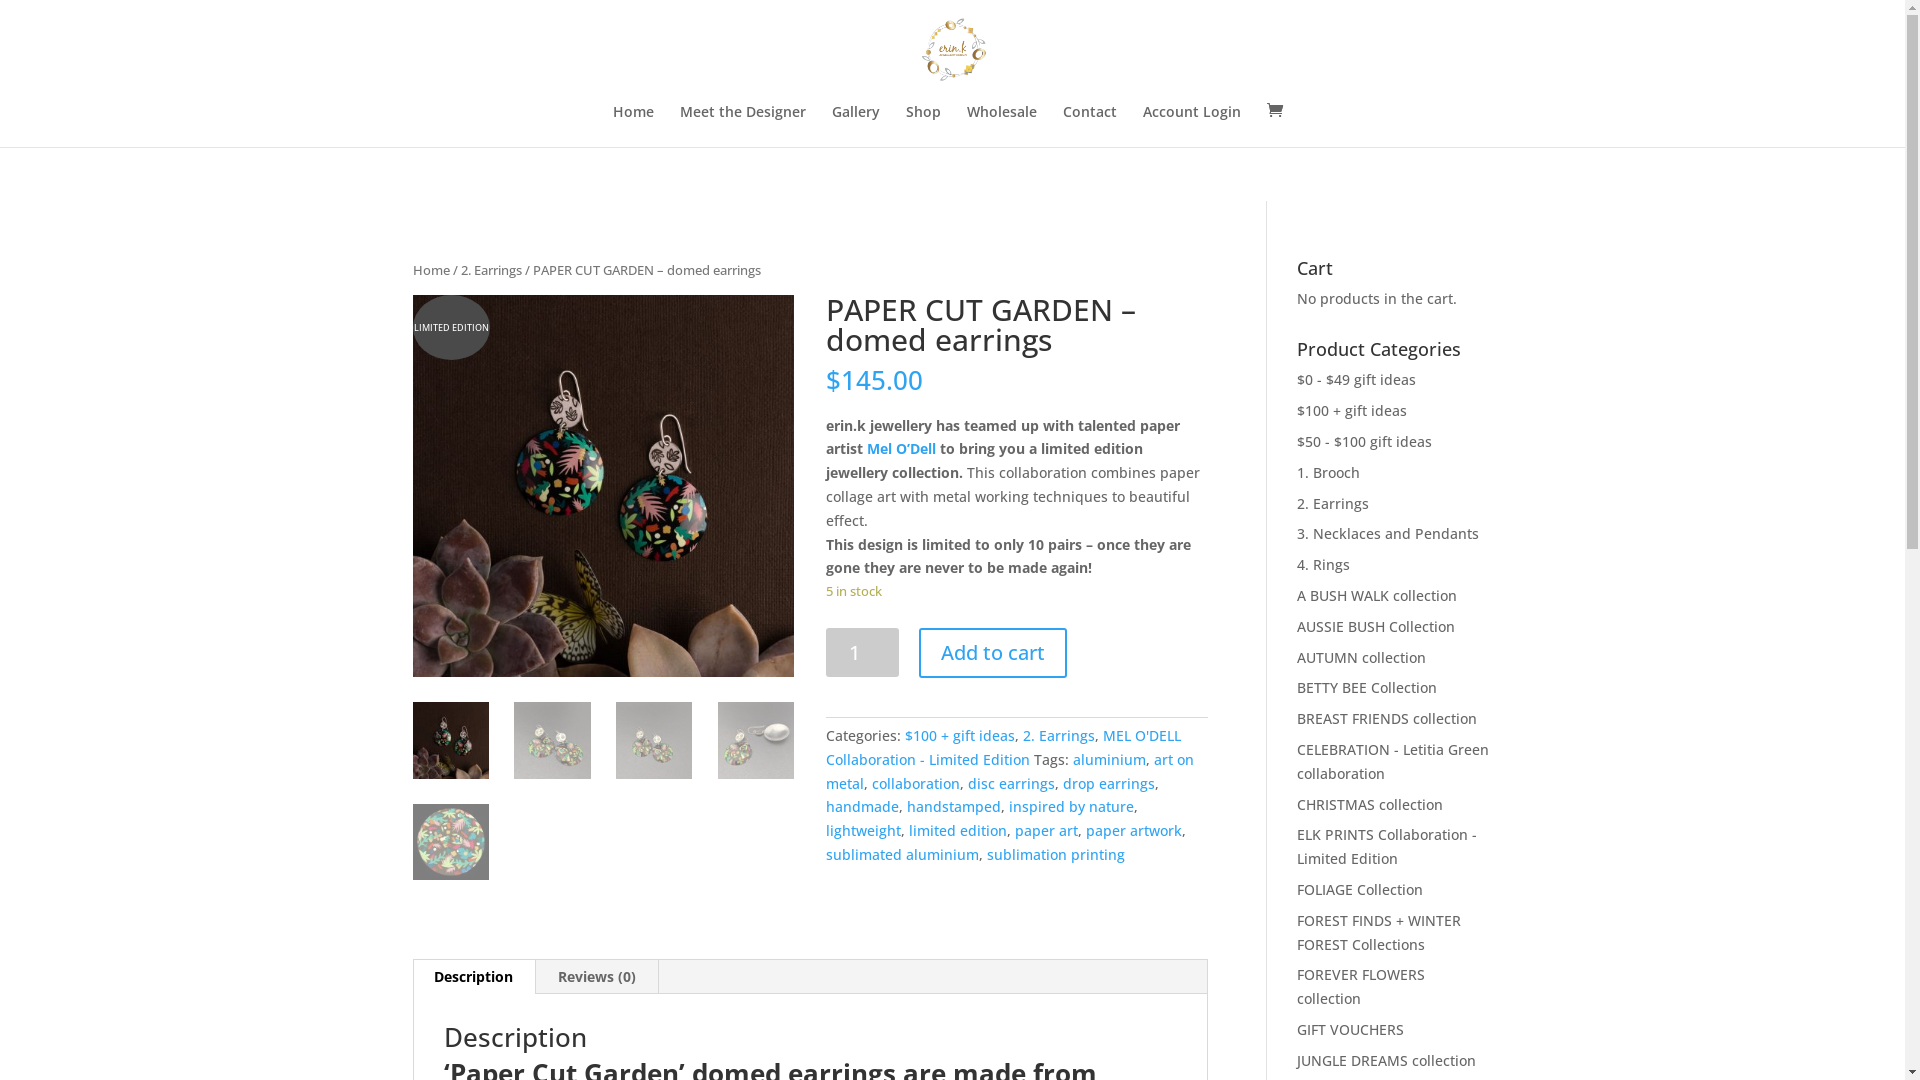 The height and width of the screenshot is (1080, 1920). Describe the element at coordinates (1360, 657) in the screenshot. I see `'AUTUMN collection'` at that location.